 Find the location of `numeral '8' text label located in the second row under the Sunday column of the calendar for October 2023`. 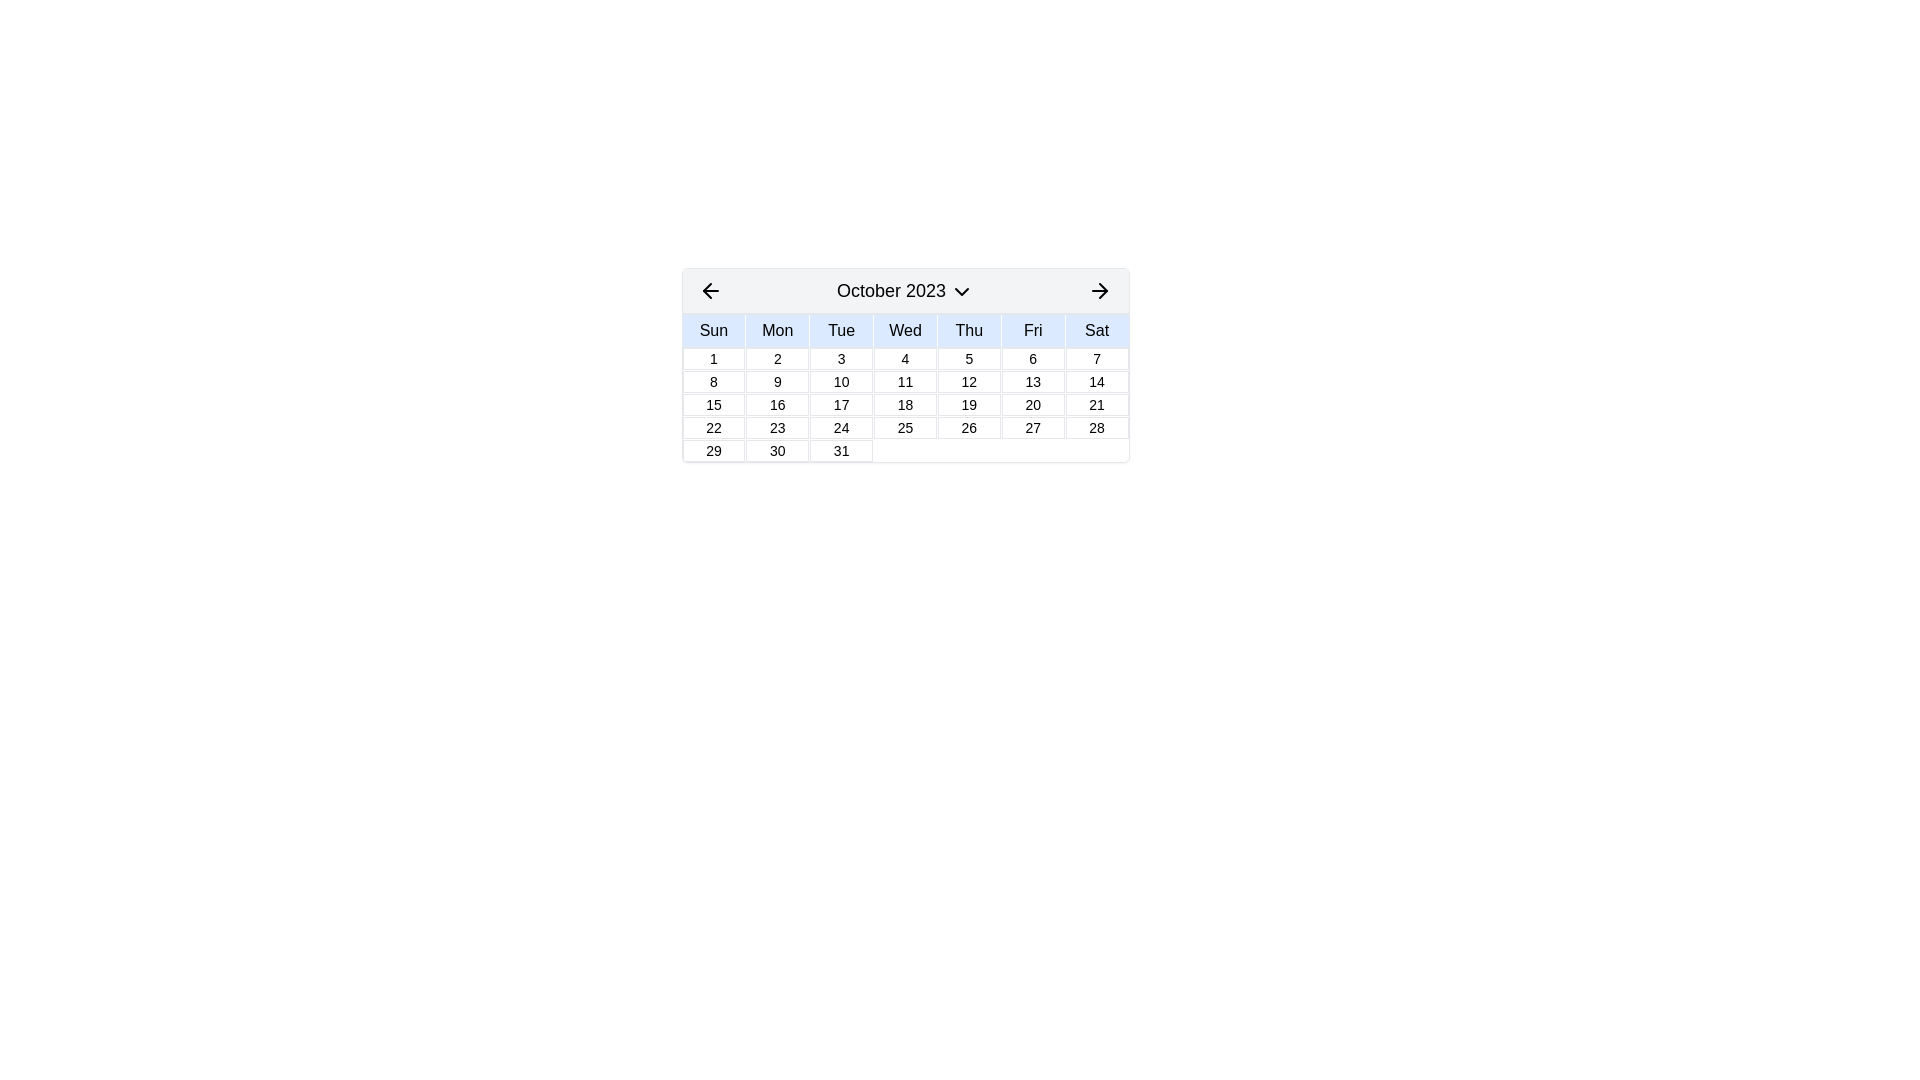

numeral '8' text label located in the second row under the Sunday column of the calendar for October 2023 is located at coordinates (713, 381).